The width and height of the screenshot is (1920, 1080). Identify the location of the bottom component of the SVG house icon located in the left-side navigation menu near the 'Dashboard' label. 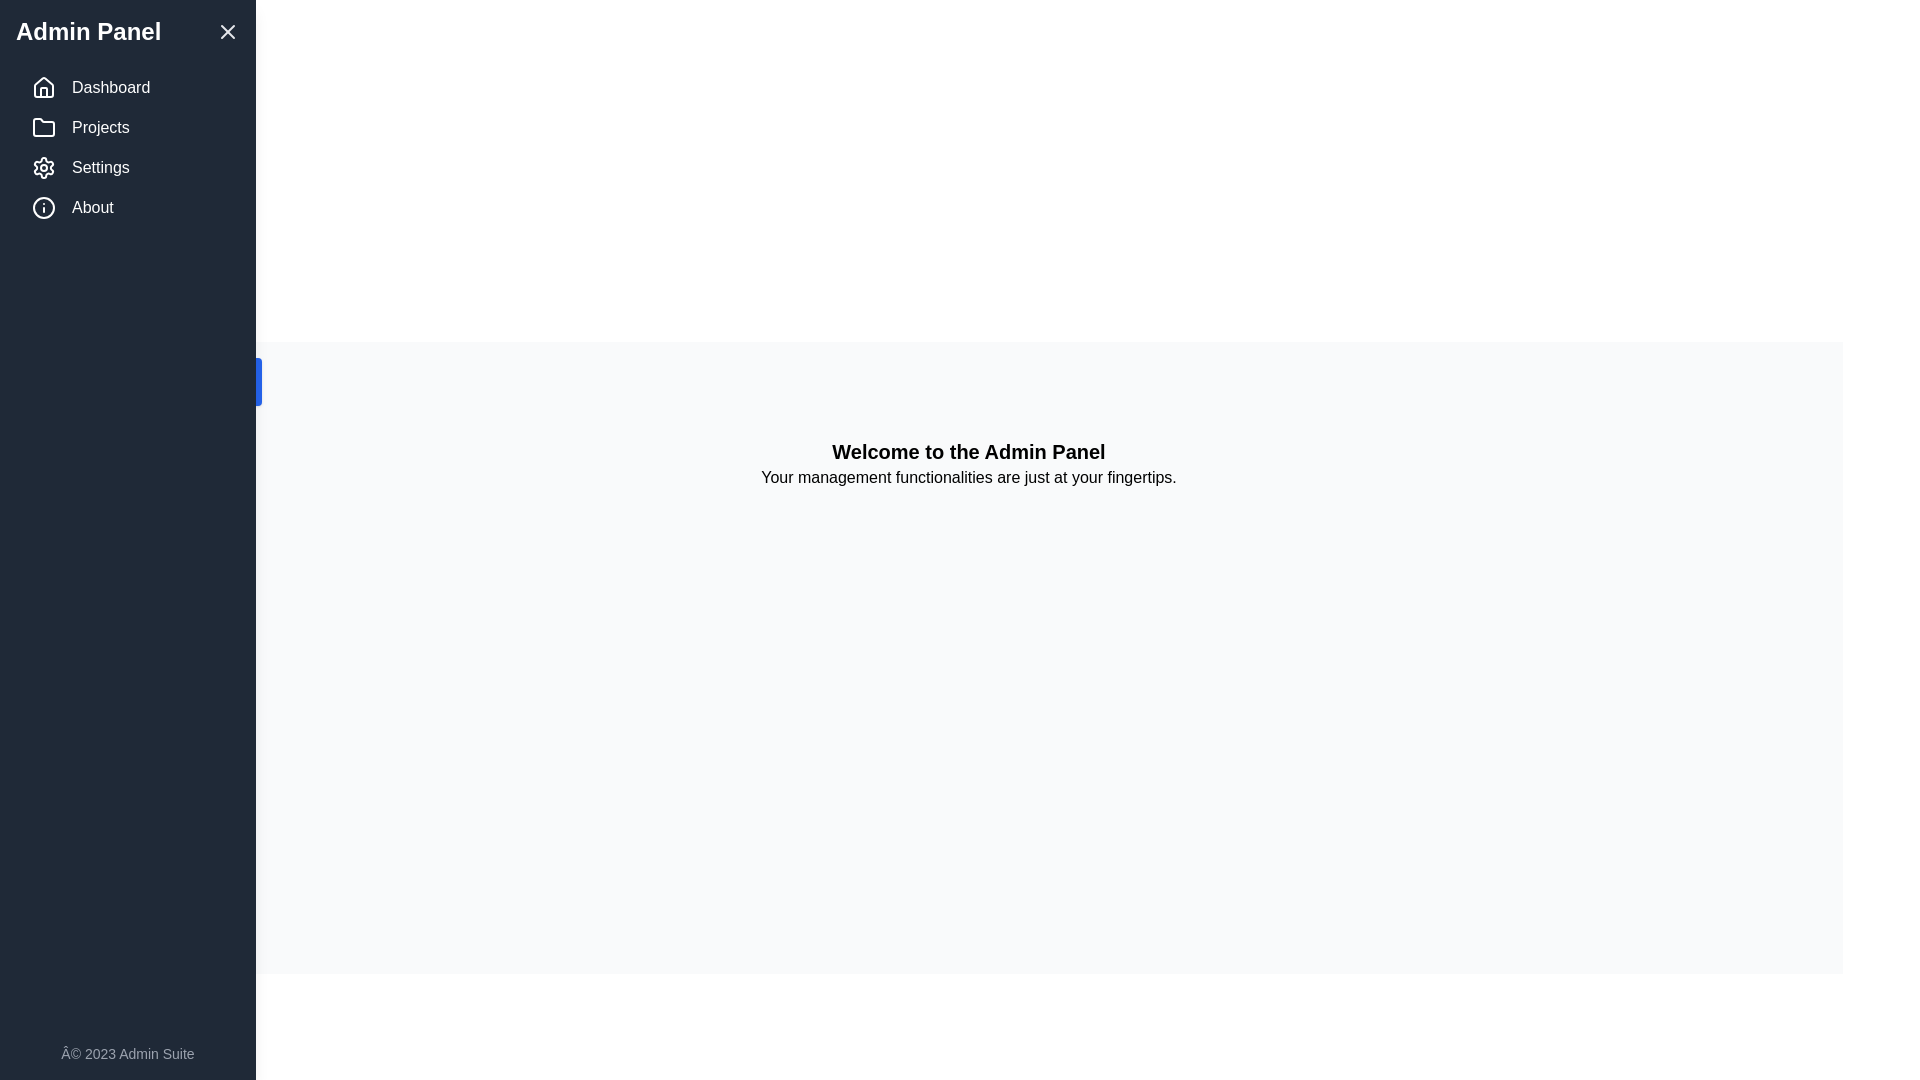
(43, 92).